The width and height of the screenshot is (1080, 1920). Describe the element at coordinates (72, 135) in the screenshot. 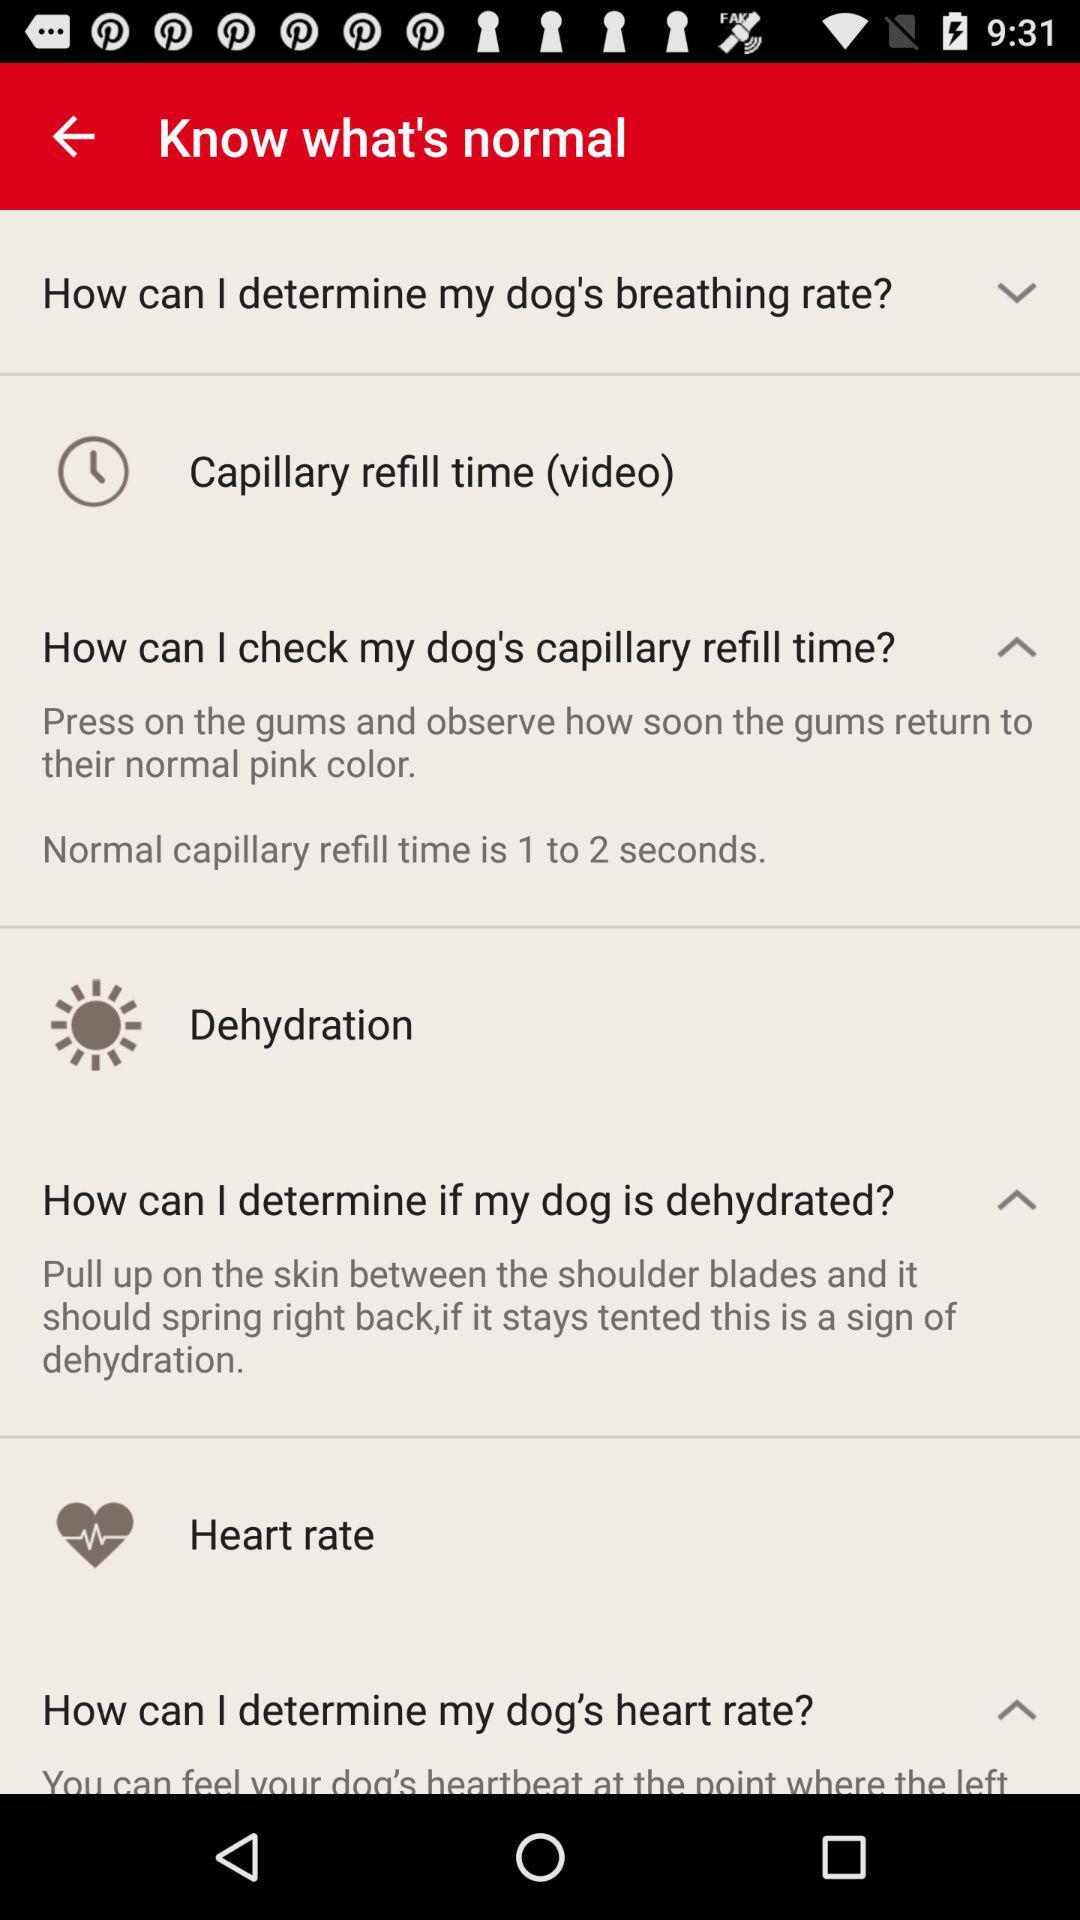

I see `icon above how can i item` at that location.